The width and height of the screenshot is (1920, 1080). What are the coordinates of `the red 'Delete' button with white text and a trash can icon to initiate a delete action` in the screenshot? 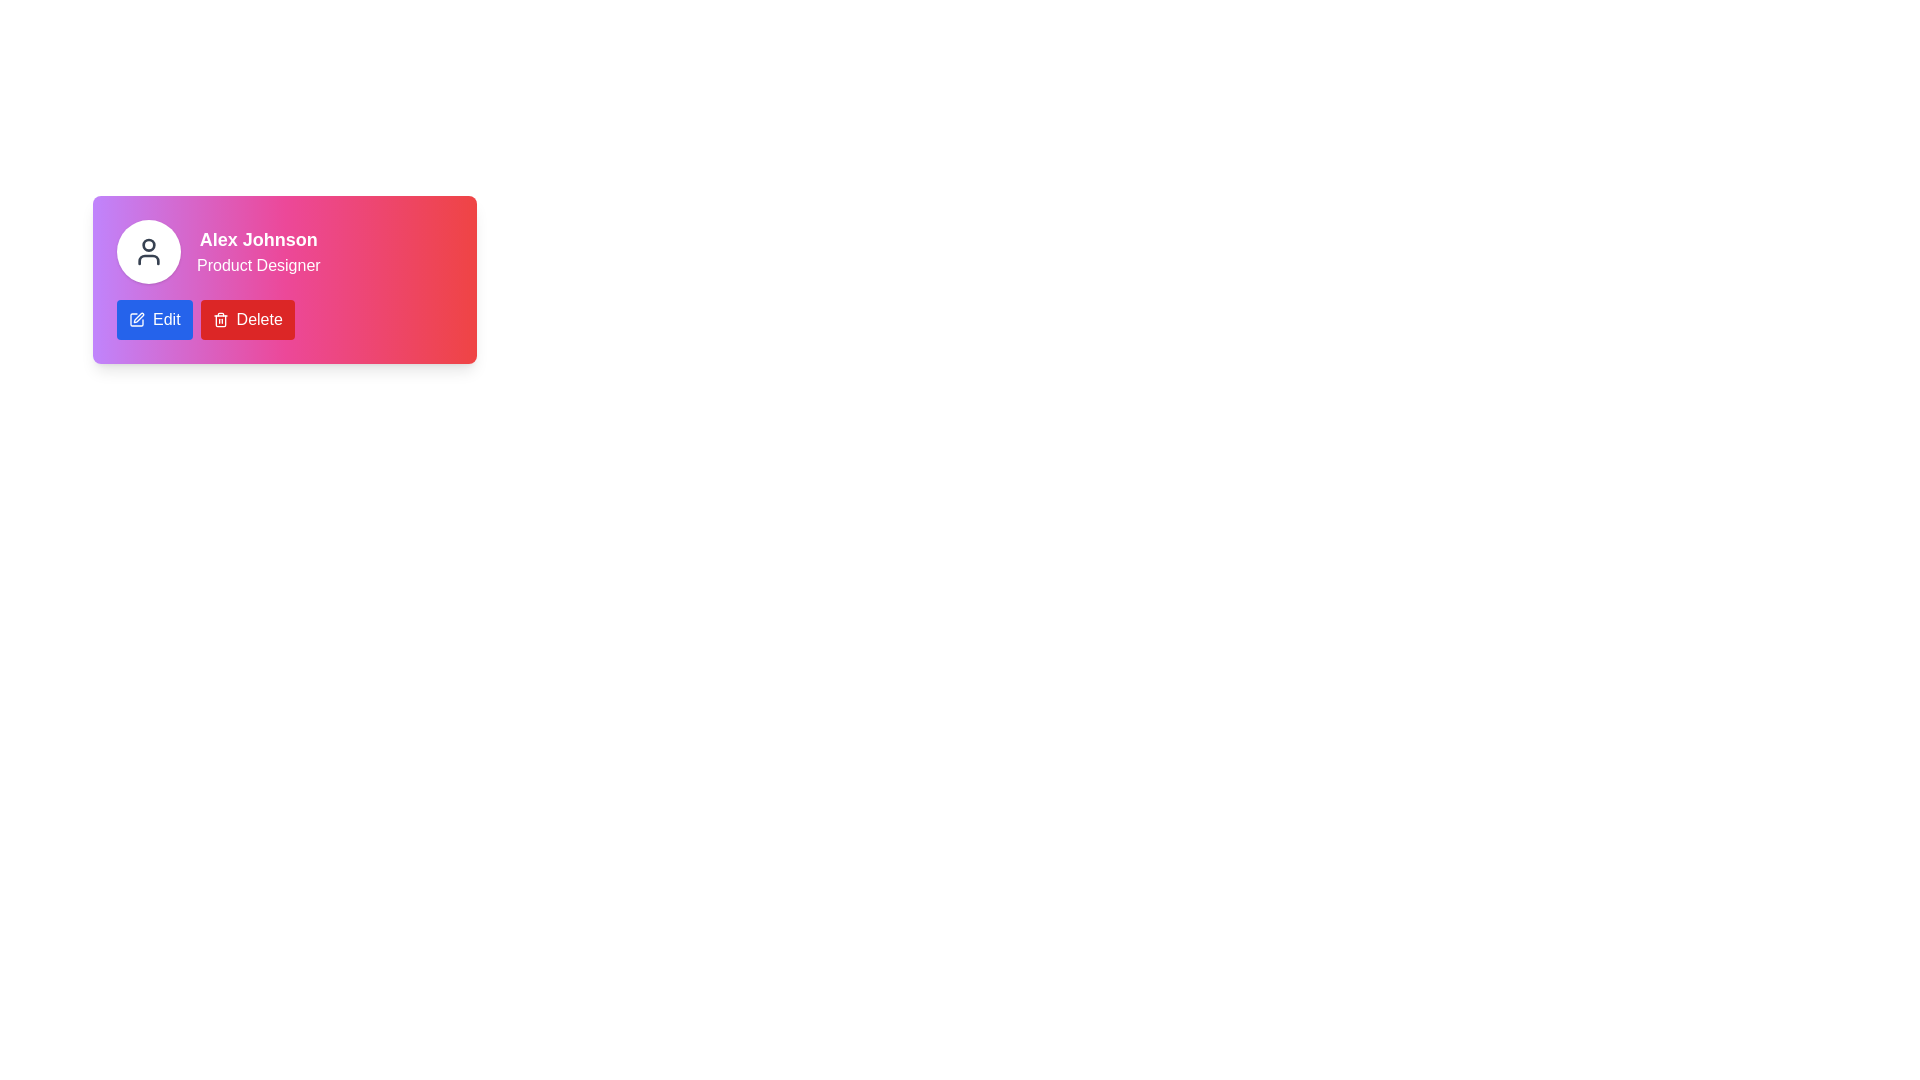 It's located at (246, 319).